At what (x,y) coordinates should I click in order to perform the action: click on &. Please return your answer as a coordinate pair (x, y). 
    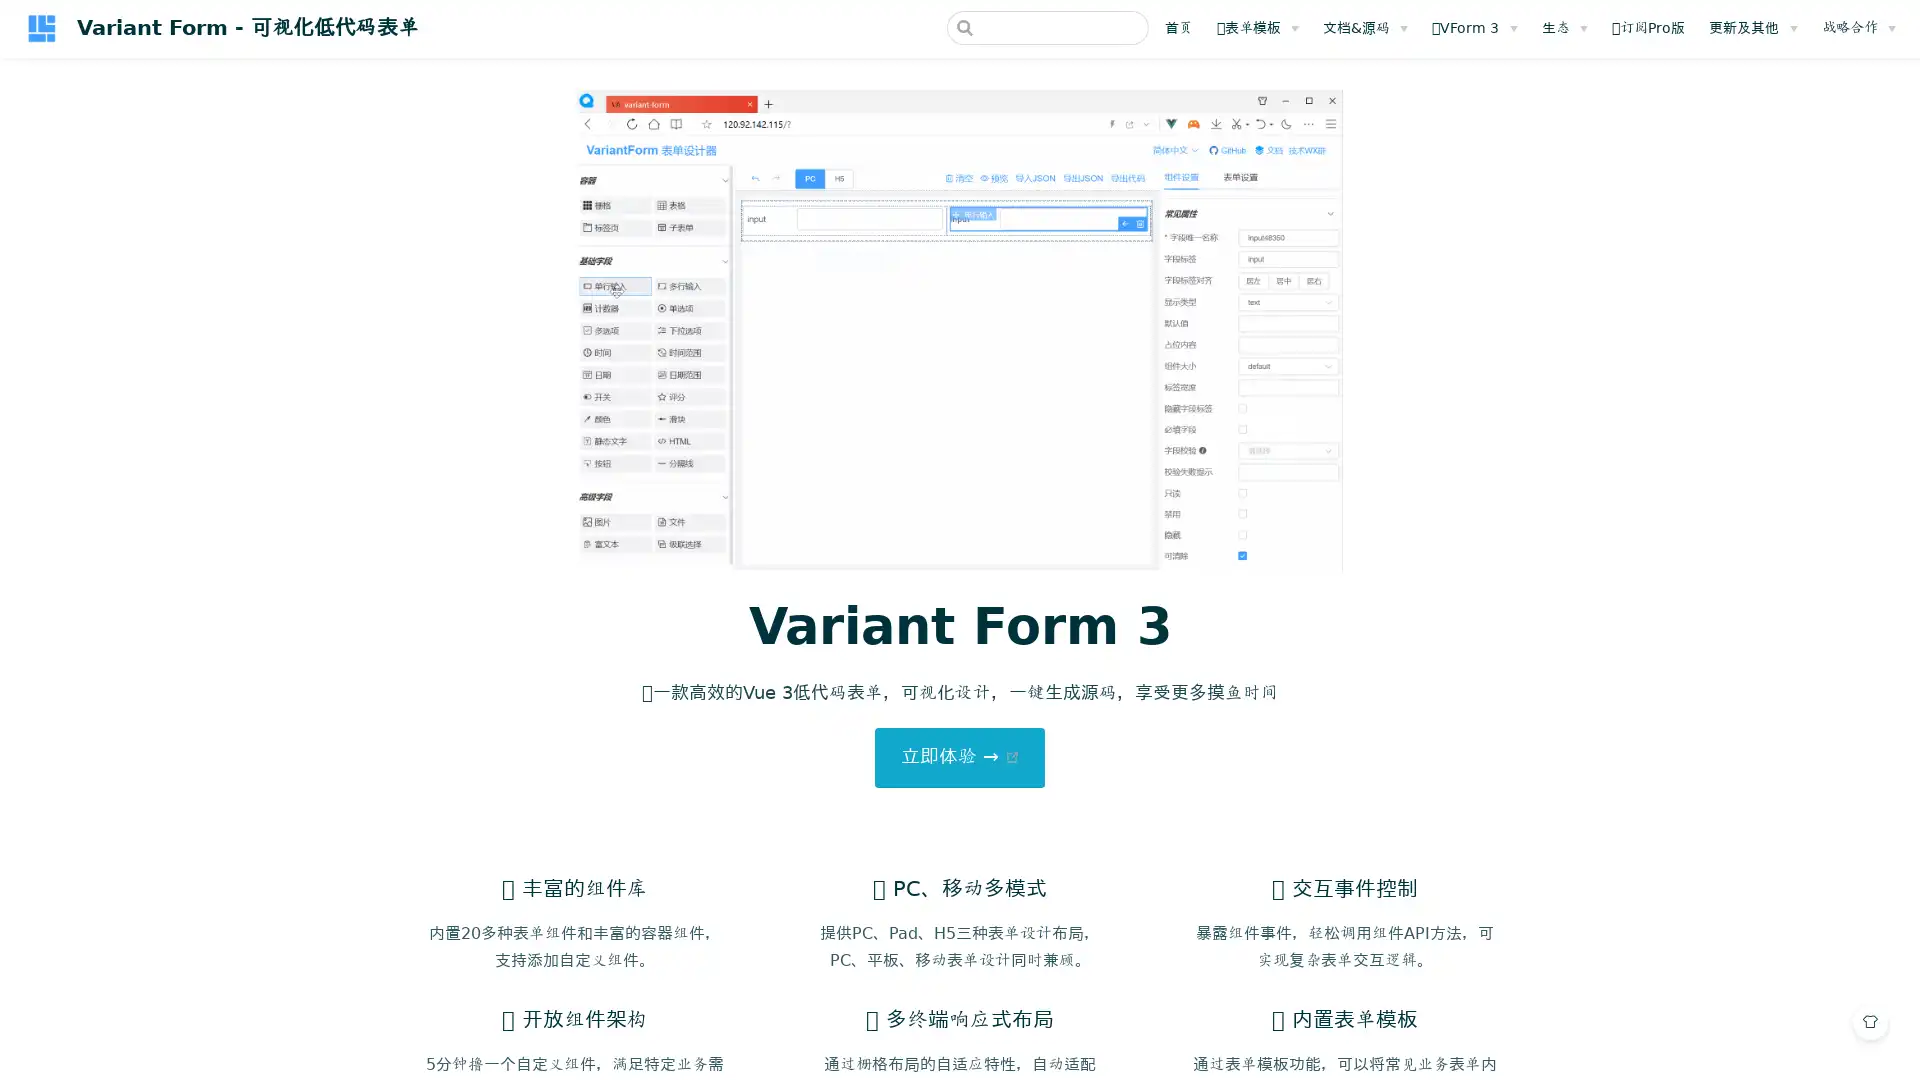
    Looking at the image, I should click on (1364, 27).